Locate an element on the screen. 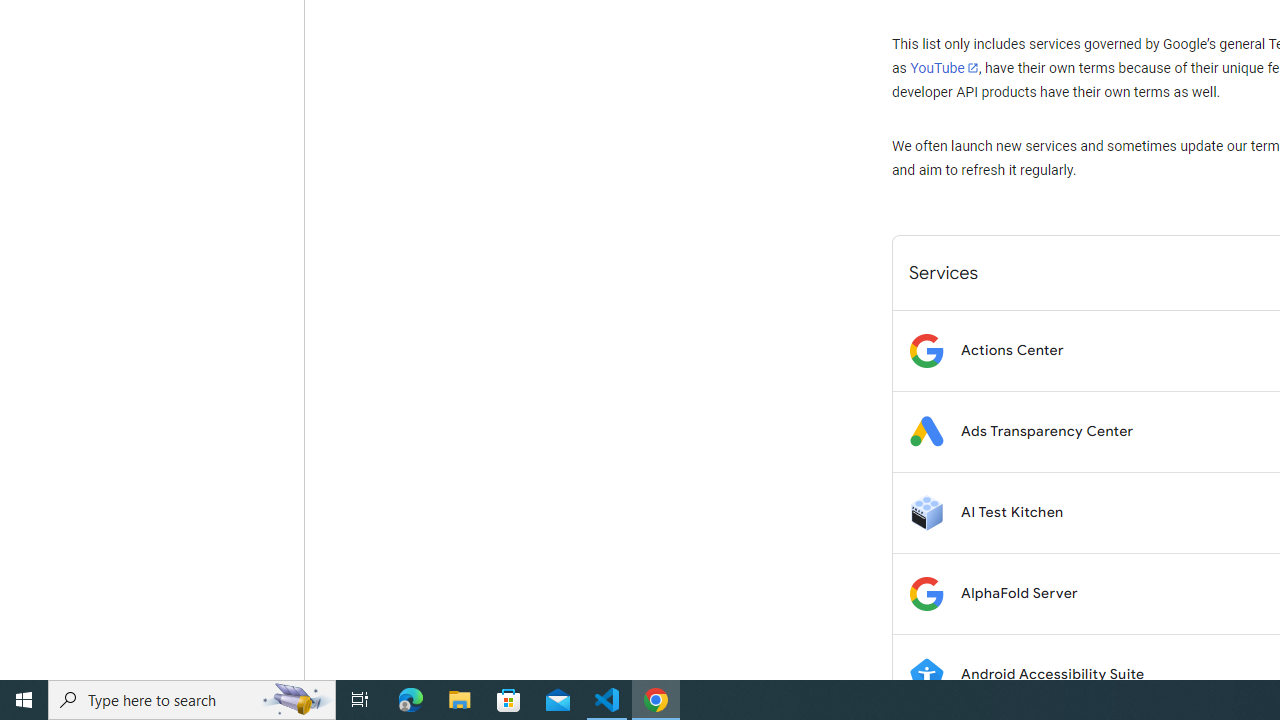 Image resolution: width=1280 pixels, height=720 pixels. 'Logo for AlphaFold Server' is located at coordinates (925, 592).